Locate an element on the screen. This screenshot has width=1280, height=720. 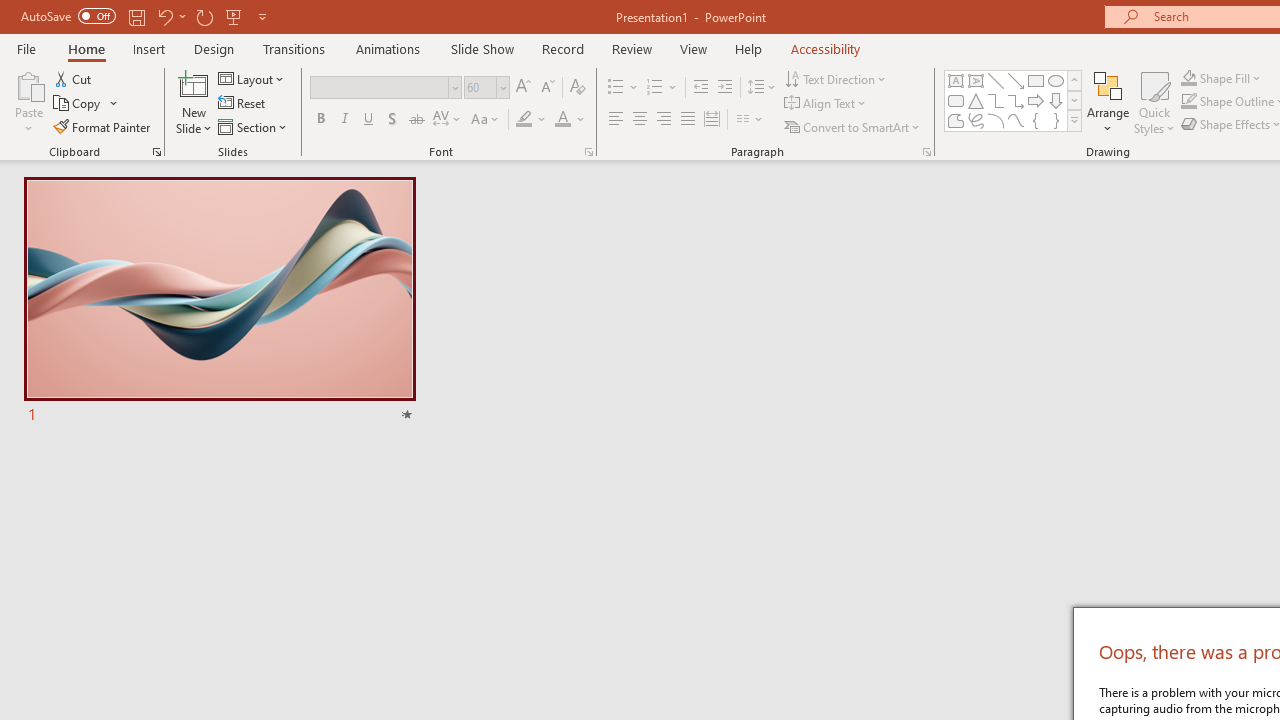
'Center' is located at coordinates (640, 119).